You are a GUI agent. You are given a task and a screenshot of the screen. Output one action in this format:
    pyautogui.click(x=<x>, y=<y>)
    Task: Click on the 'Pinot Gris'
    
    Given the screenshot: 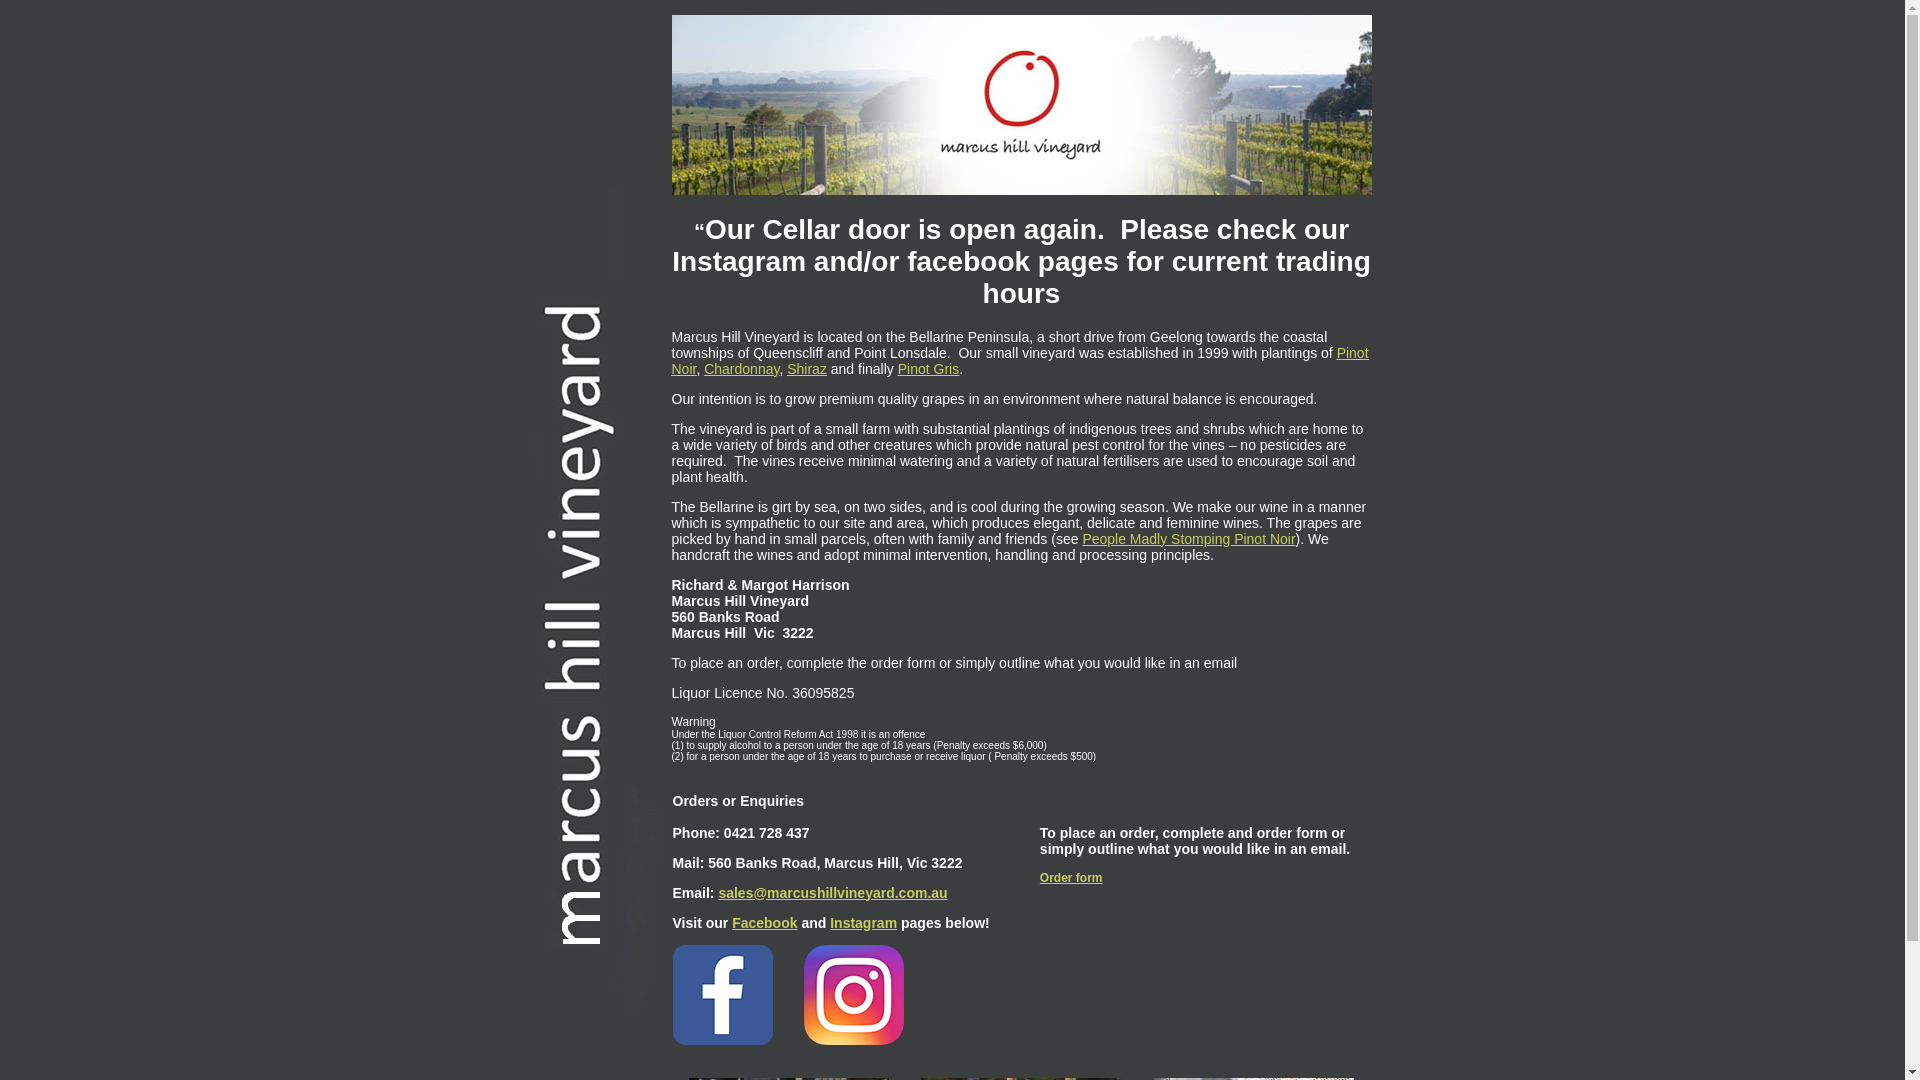 What is the action you would take?
    pyautogui.click(x=927, y=367)
    